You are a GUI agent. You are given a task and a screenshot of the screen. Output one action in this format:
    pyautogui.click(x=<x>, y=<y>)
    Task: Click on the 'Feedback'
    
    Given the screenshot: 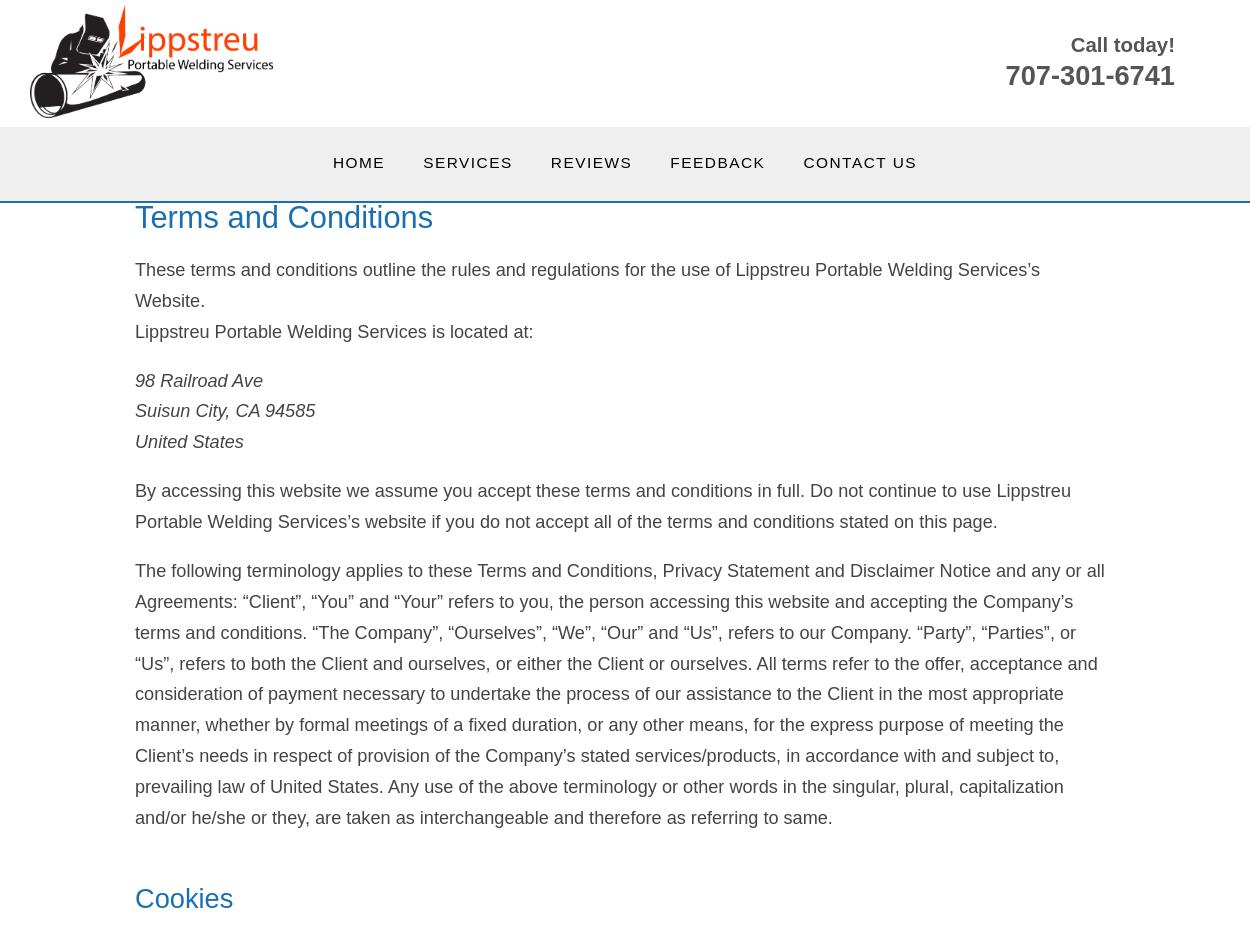 What is the action you would take?
    pyautogui.click(x=670, y=160)
    